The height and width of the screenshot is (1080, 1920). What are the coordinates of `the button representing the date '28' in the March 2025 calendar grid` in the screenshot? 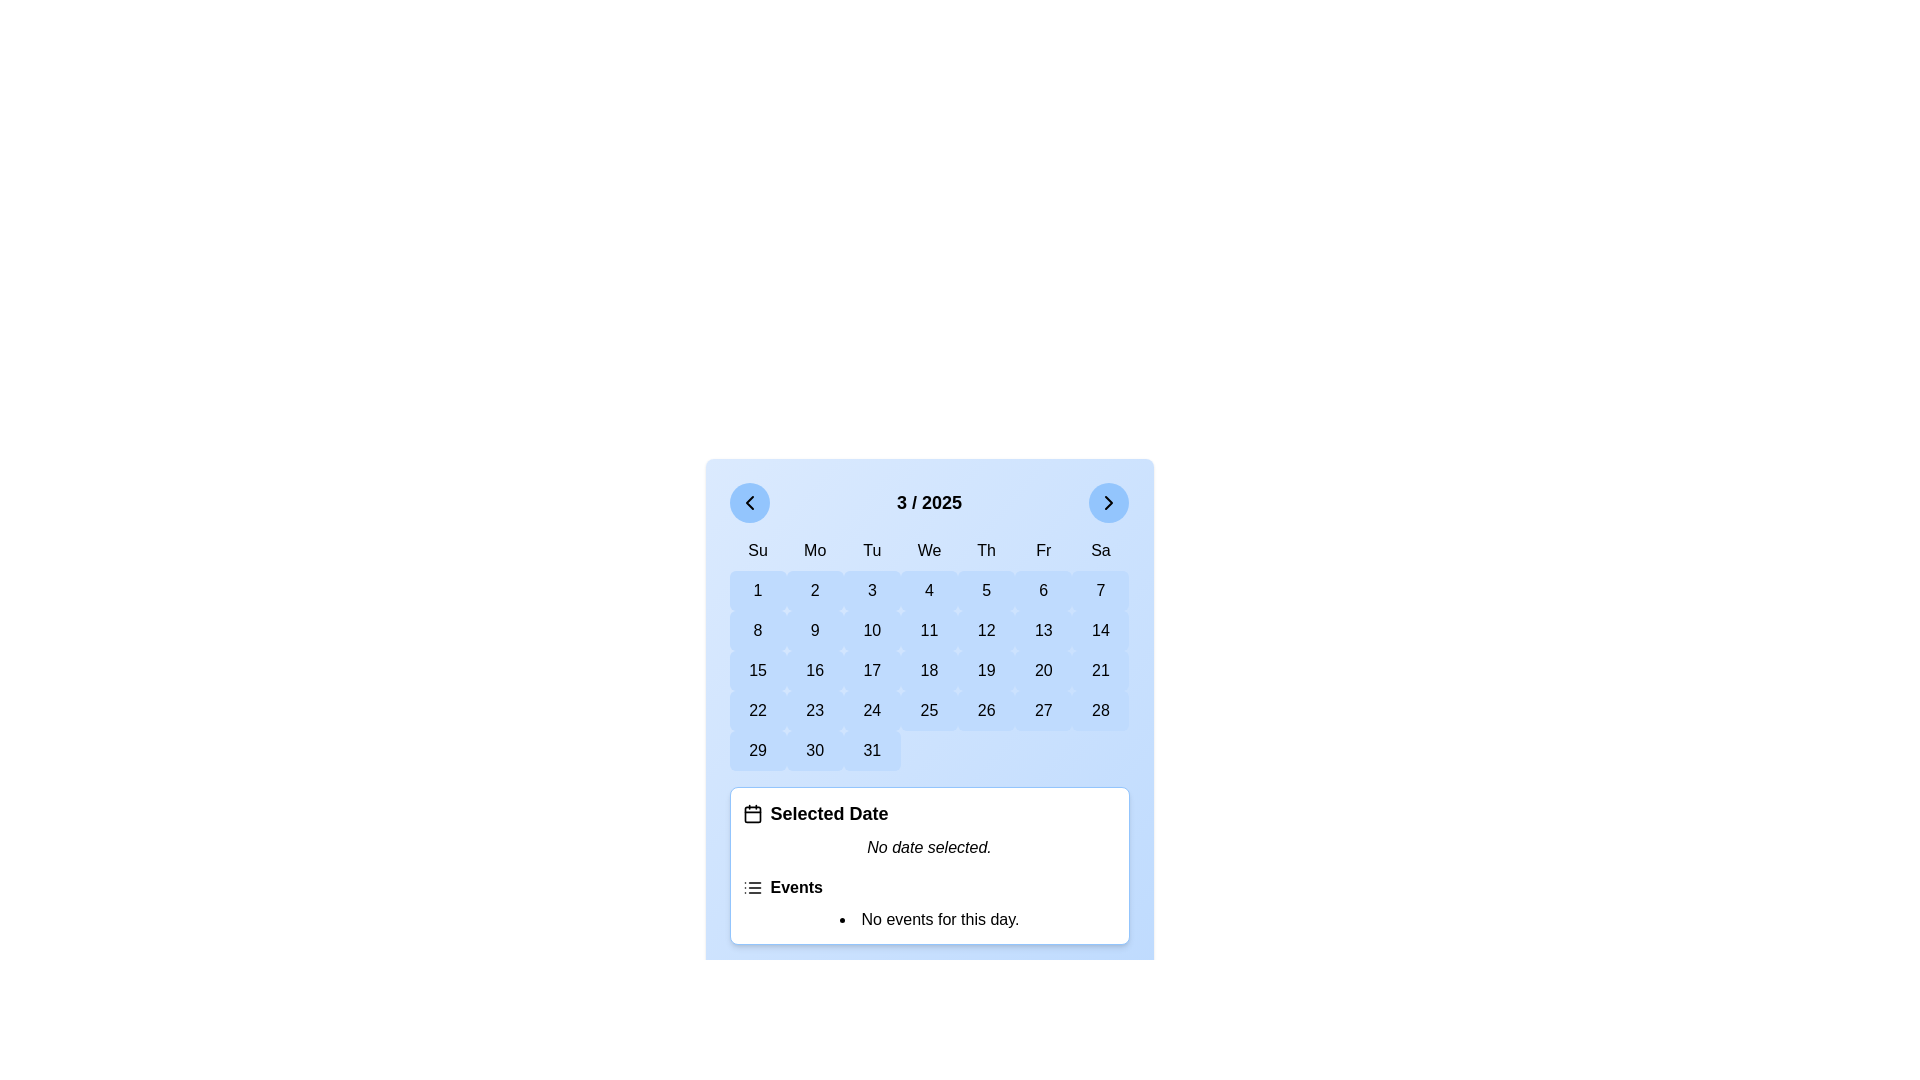 It's located at (1099, 709).